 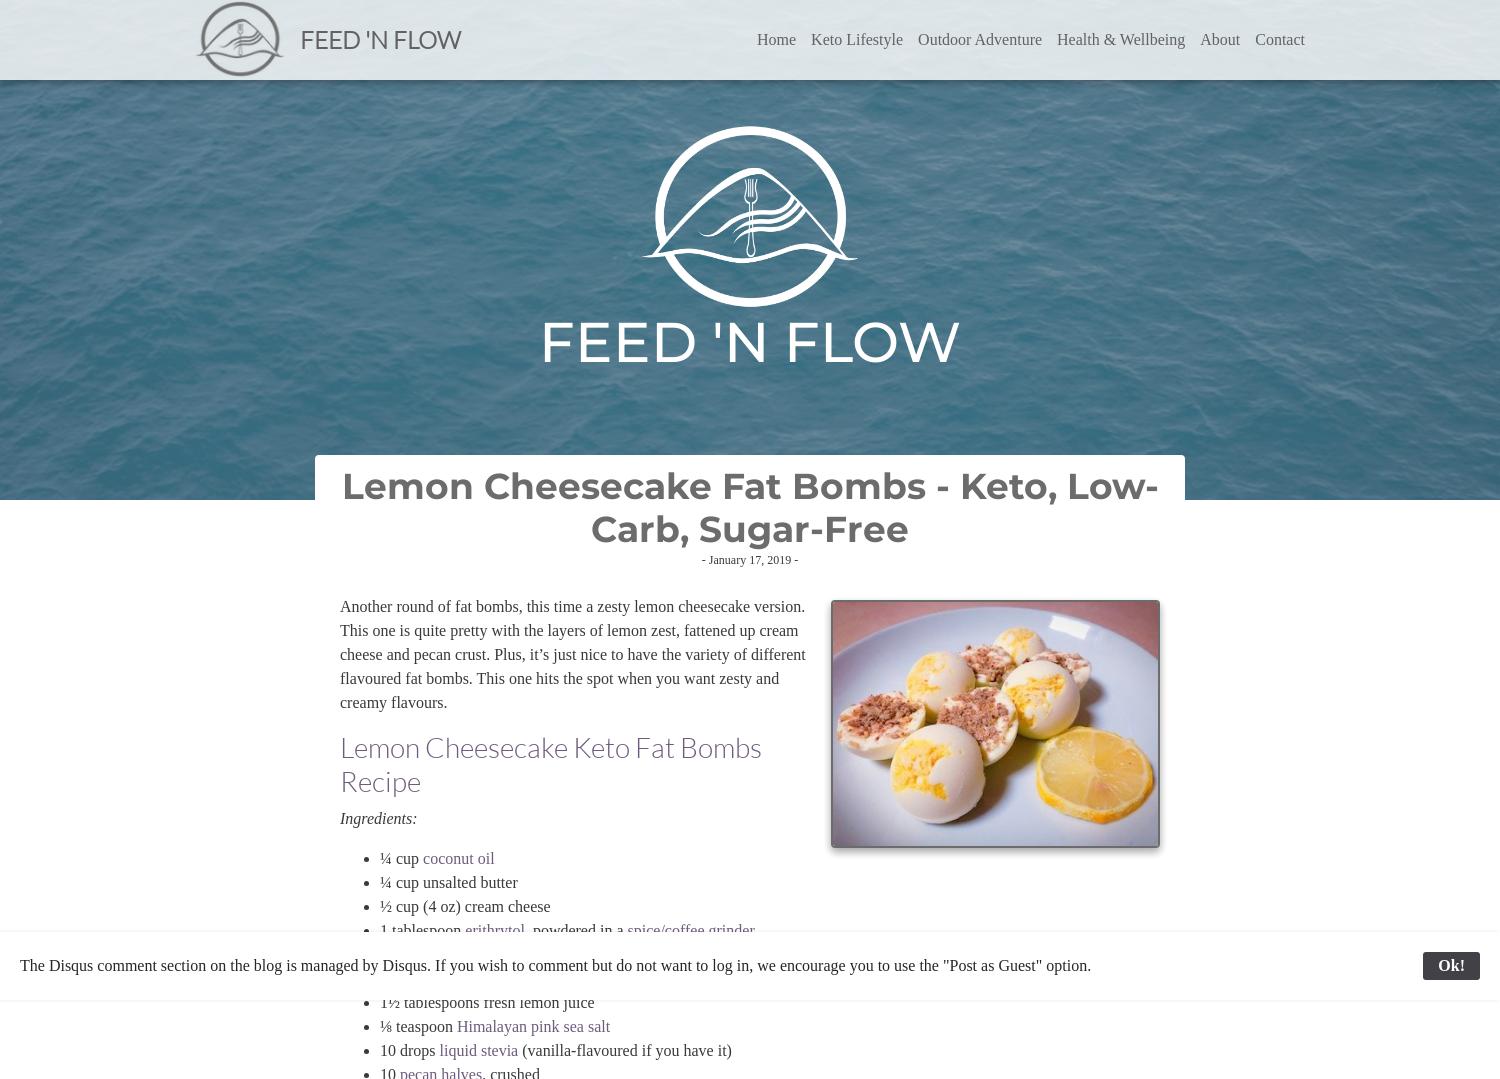 I want to click on 'coconut oil', so click(x=422, y=857).